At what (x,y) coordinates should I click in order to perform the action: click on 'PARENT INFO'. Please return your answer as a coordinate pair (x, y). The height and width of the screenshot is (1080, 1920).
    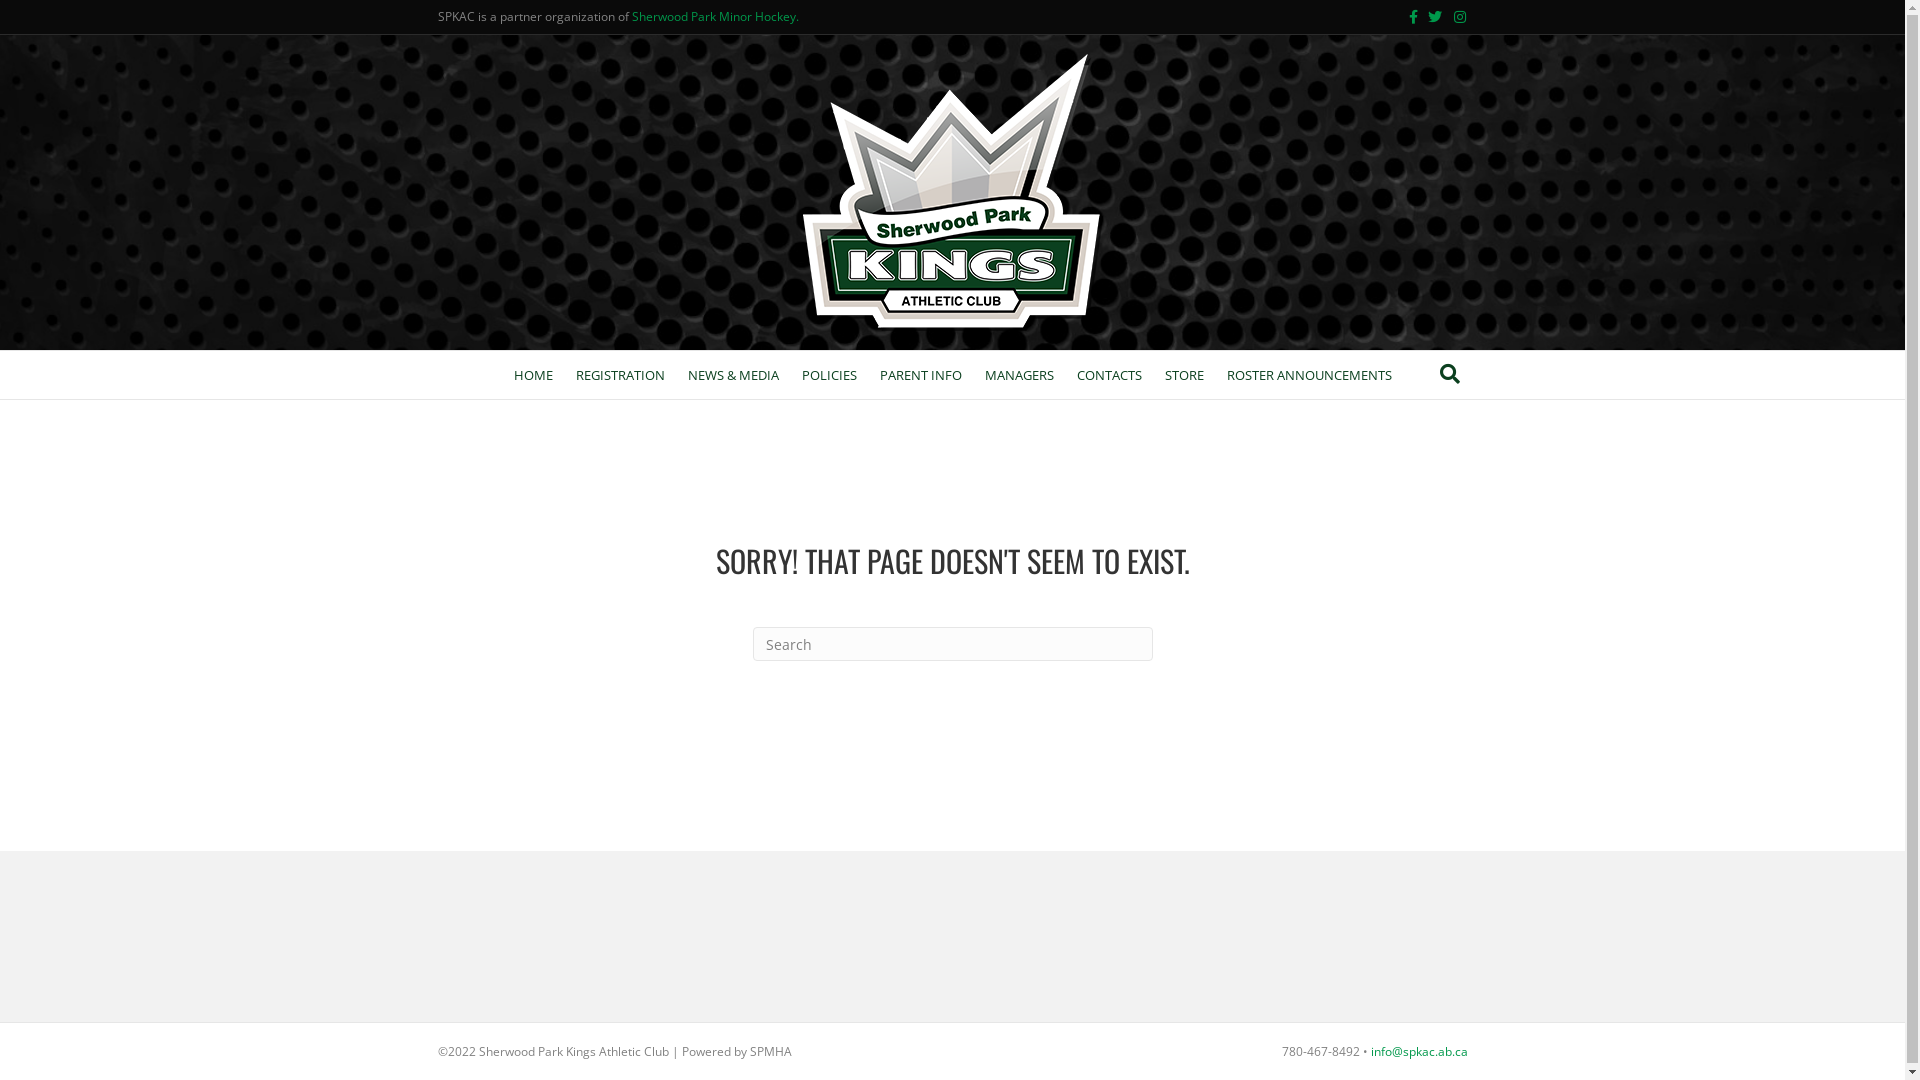
    Looking at the image, I should click on (920, 374).